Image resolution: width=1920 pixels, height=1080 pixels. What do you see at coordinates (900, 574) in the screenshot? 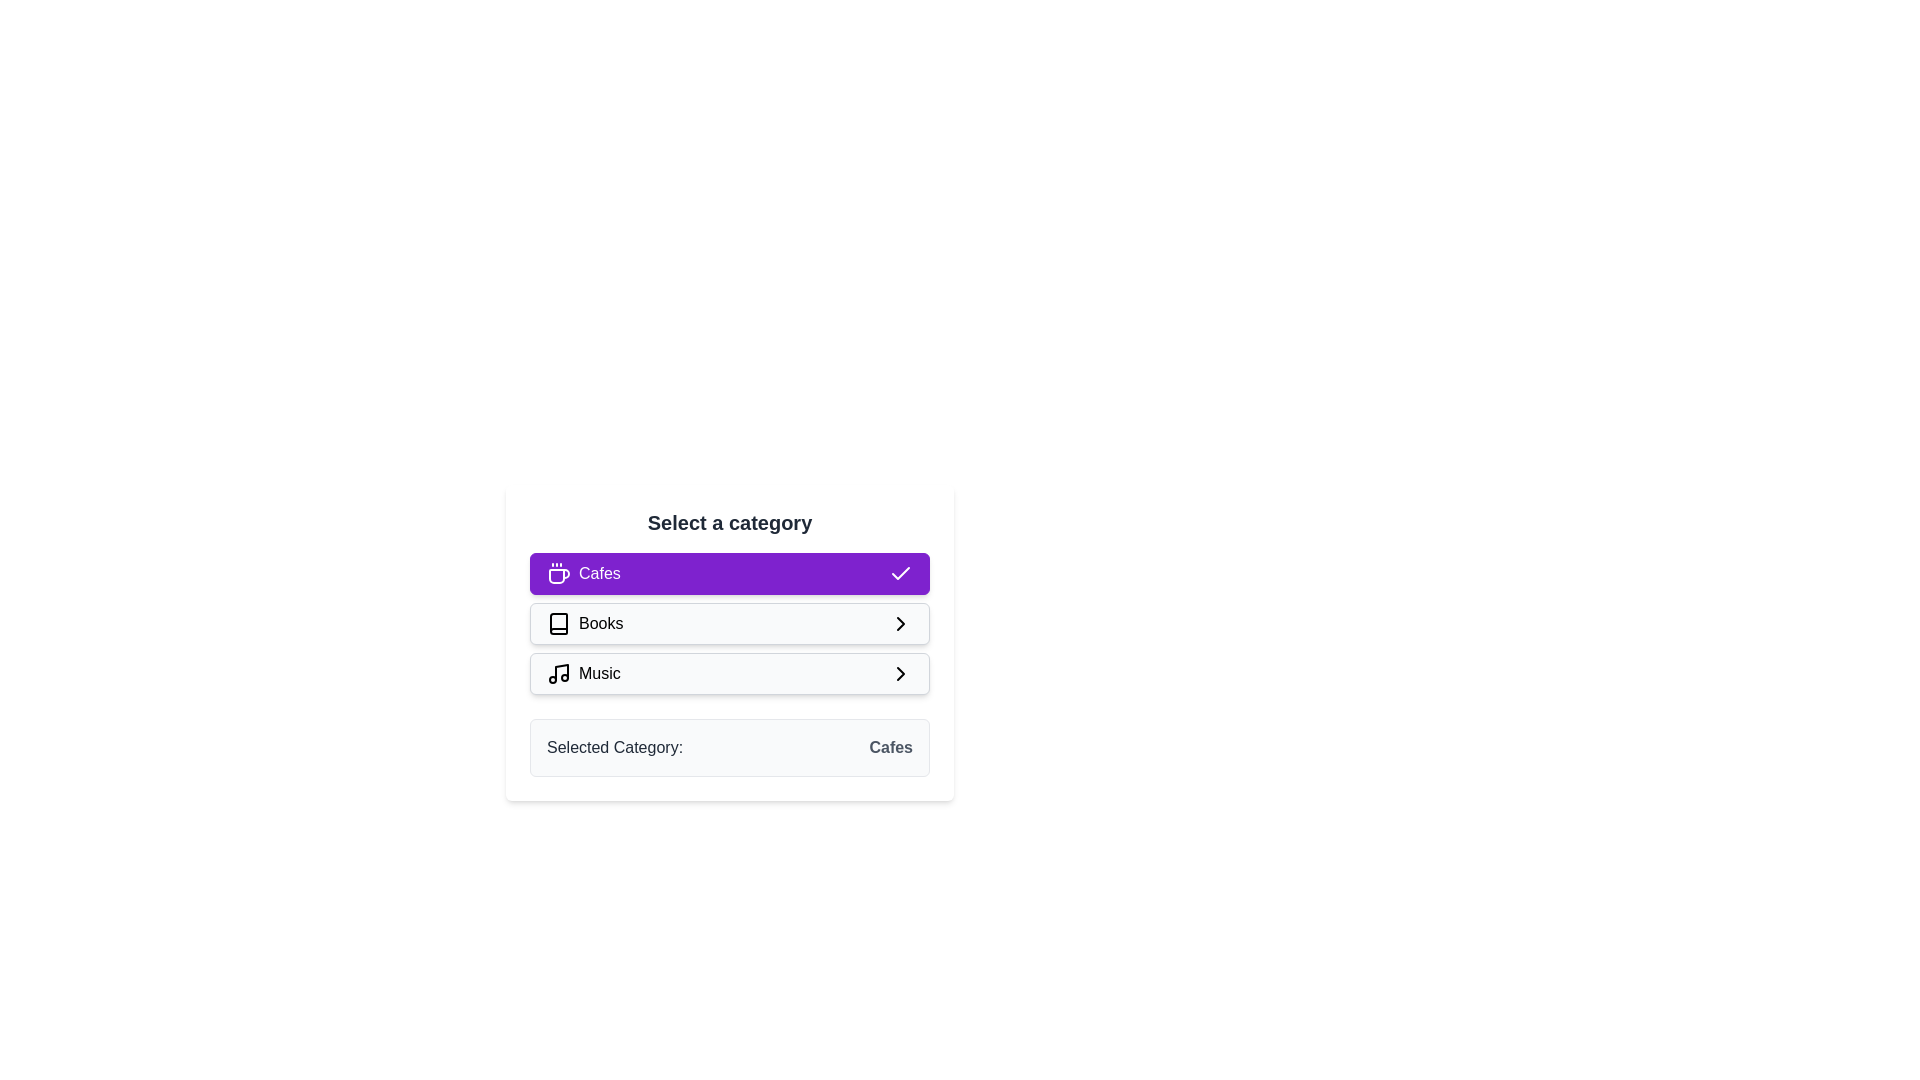
I see `the outlined check mark icon on the far-right side of the 'Cafes' button, which is highlighted in purple to indicate the selected state` at bounding box center [900, 574].